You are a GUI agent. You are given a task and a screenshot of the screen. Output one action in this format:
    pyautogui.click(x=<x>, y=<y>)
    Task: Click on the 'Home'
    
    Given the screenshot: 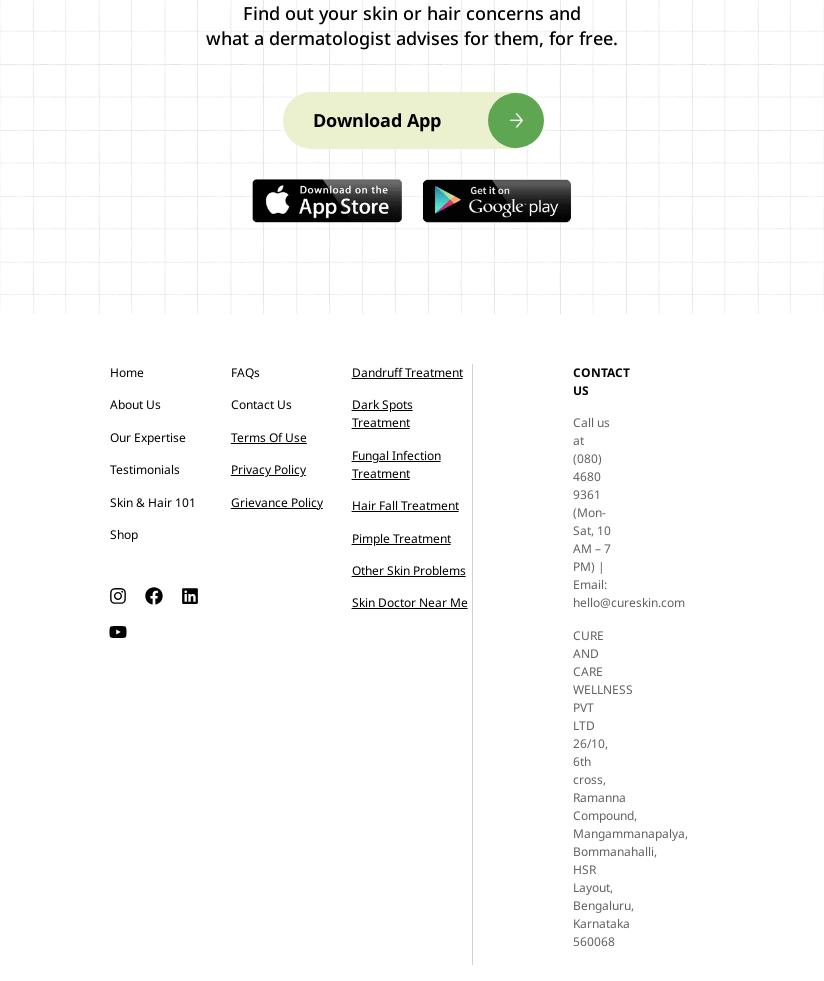 What is the action you would take?
    pyautogui.click(x=126, y=371)
    